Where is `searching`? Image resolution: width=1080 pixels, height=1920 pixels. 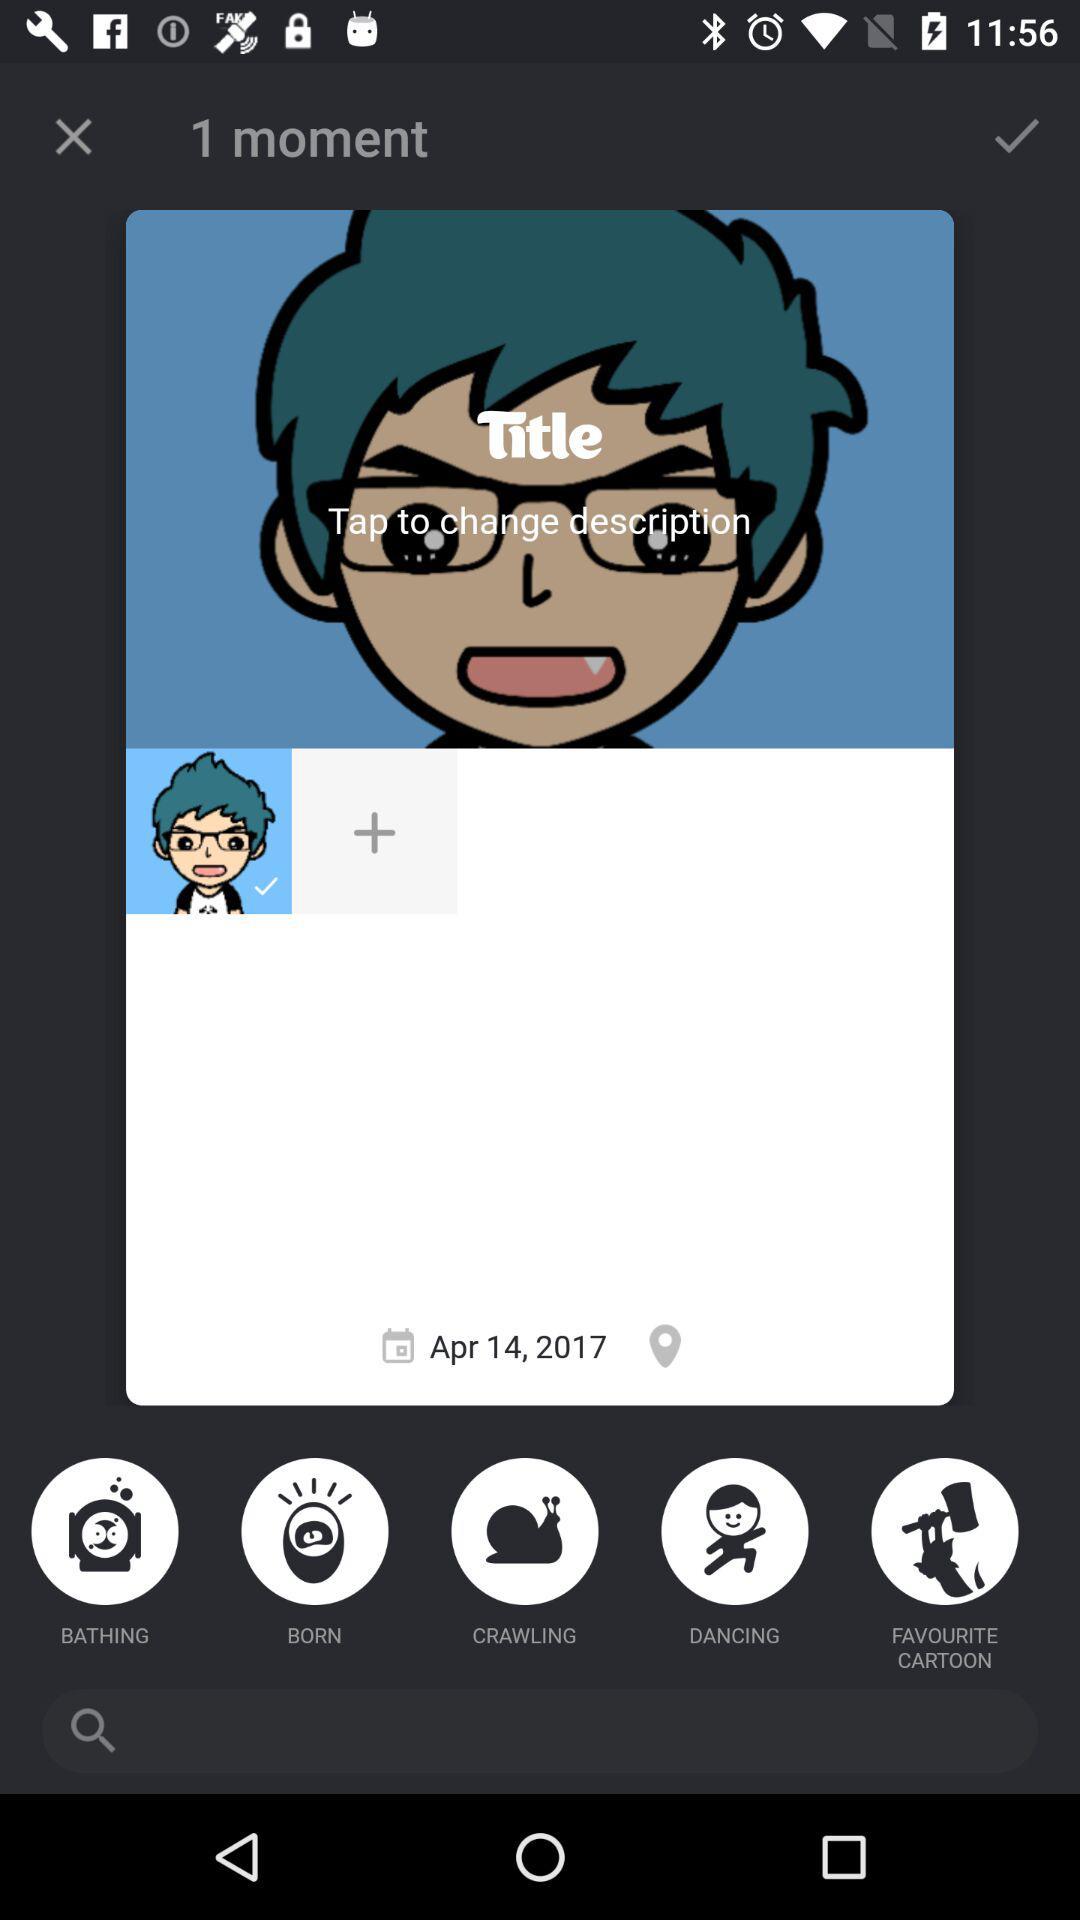
searching is located at coordinates (540, 1730).